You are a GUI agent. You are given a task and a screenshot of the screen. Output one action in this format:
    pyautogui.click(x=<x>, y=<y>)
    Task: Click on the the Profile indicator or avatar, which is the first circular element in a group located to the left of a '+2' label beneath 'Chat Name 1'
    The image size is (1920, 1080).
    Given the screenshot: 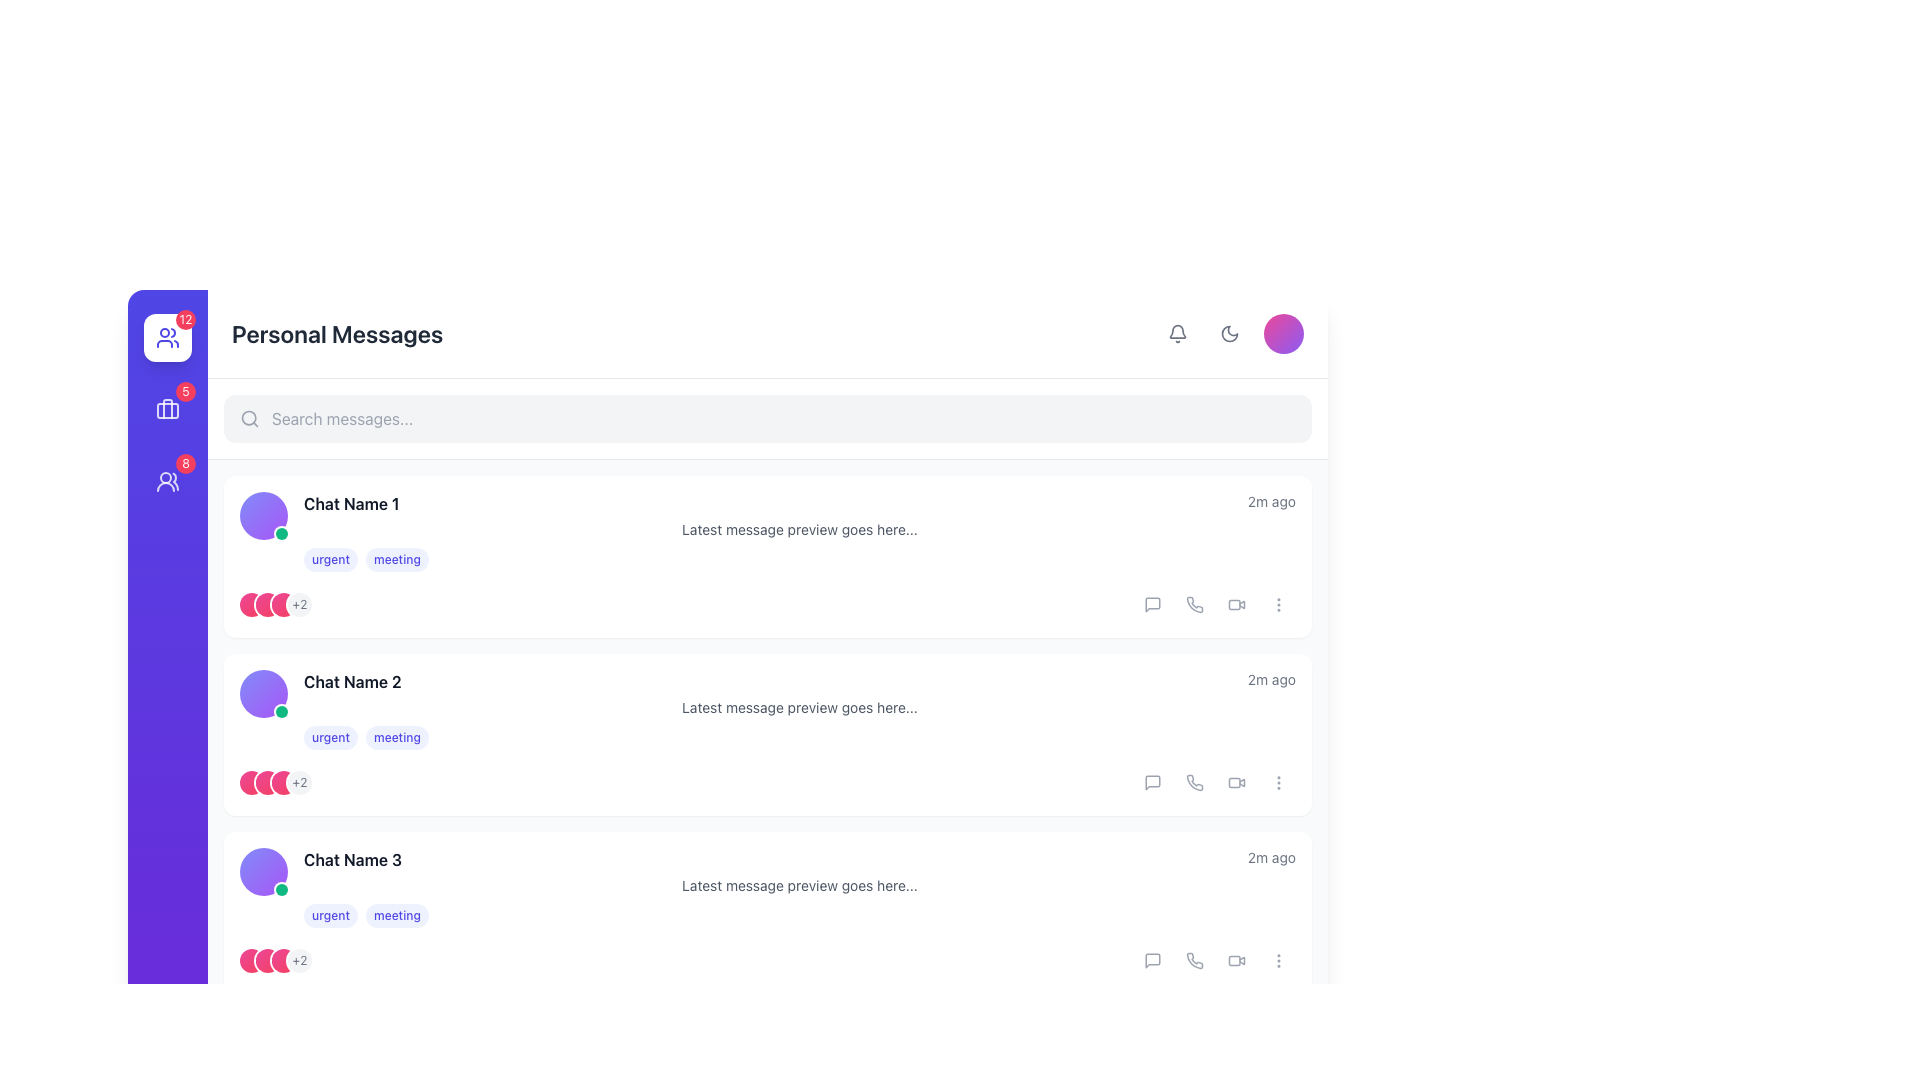 What is the action you would take?
    pyautogui.click(x=251, y=604)
    